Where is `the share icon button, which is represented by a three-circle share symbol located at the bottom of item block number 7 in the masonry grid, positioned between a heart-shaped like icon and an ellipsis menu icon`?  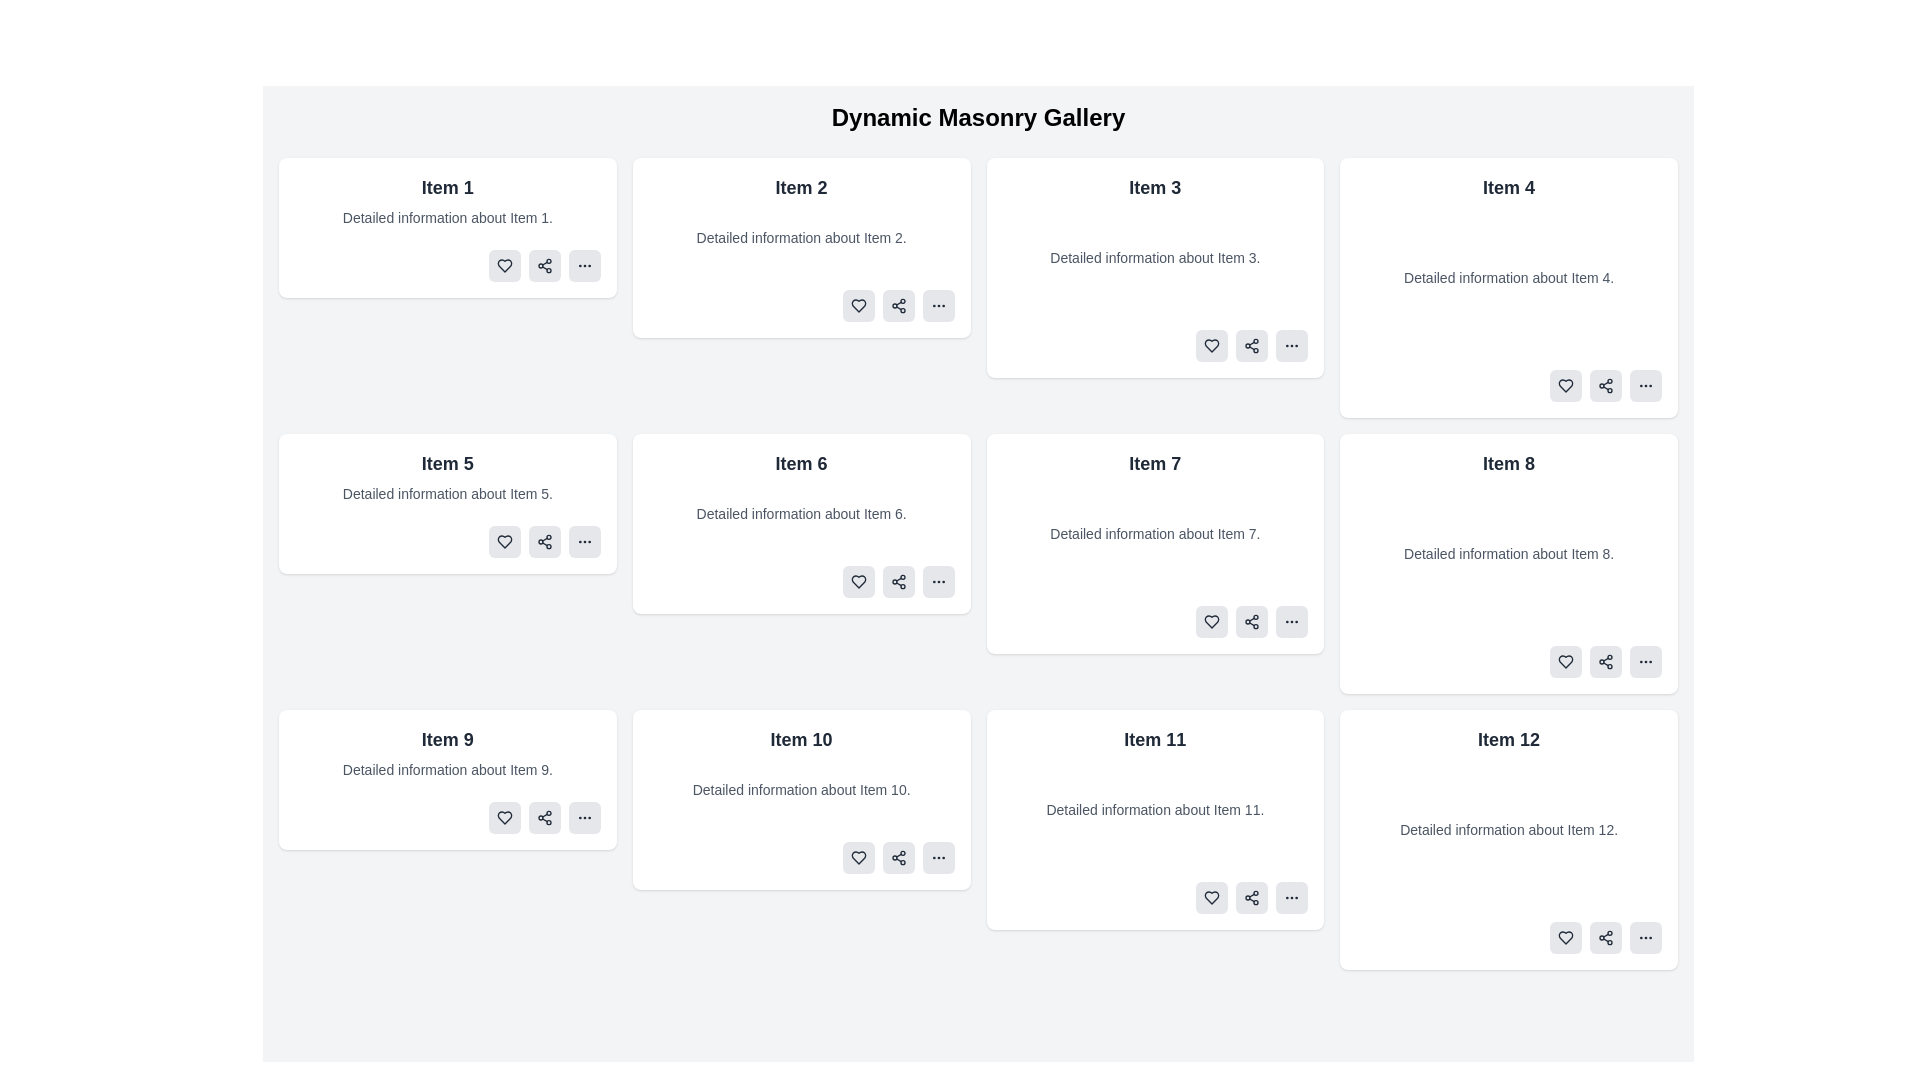 the share icon button, which is represented by a three-circle share symbol located at the bottom of item block number 7 in the masonry grid, positioned between a heart-shaped like icon and an ellipsis menu icon is located at coordinates (1251, 620).